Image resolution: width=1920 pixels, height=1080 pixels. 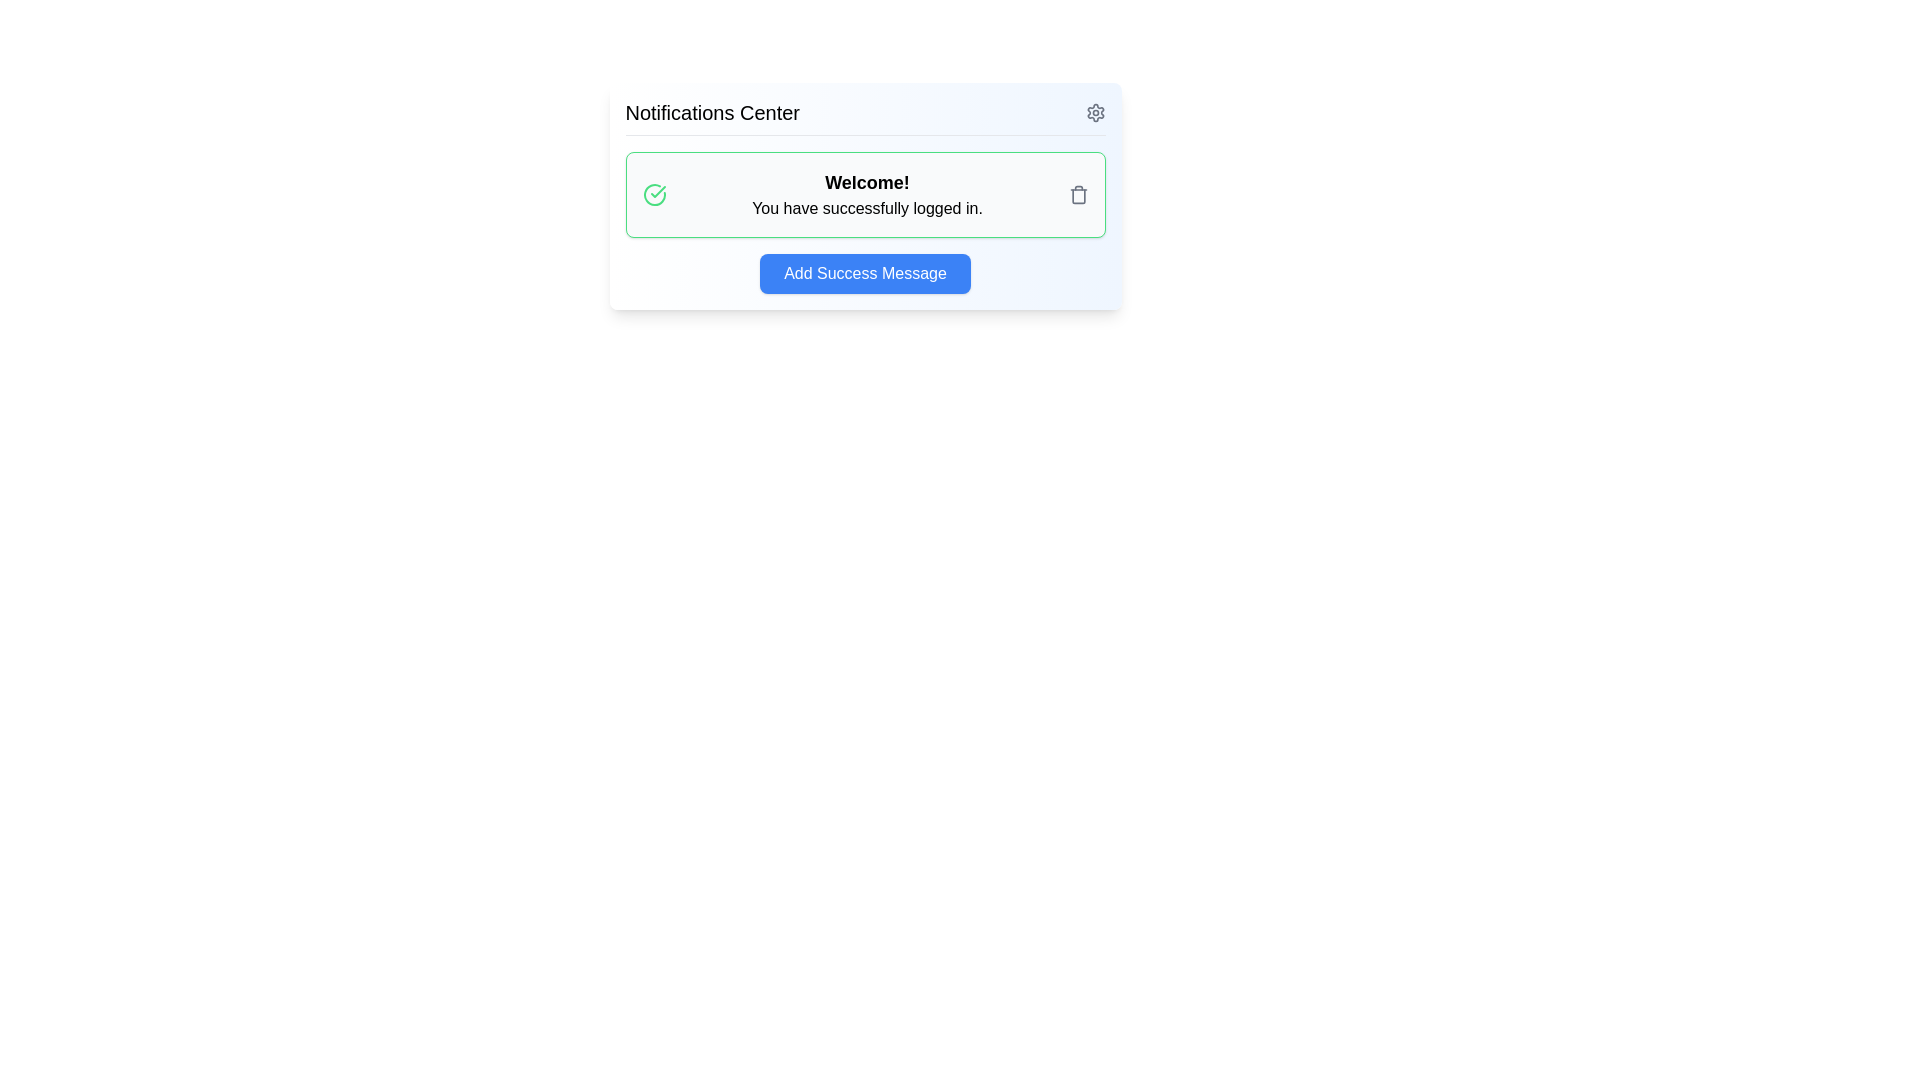 What do you see at coordinates (654, 195) in the screenshot?
I see `the success icon located to the left of the notification message, adjacent to the title 'Welcome!' and the text 'You have successfully logged in.'` at bounding box center [654, 195].